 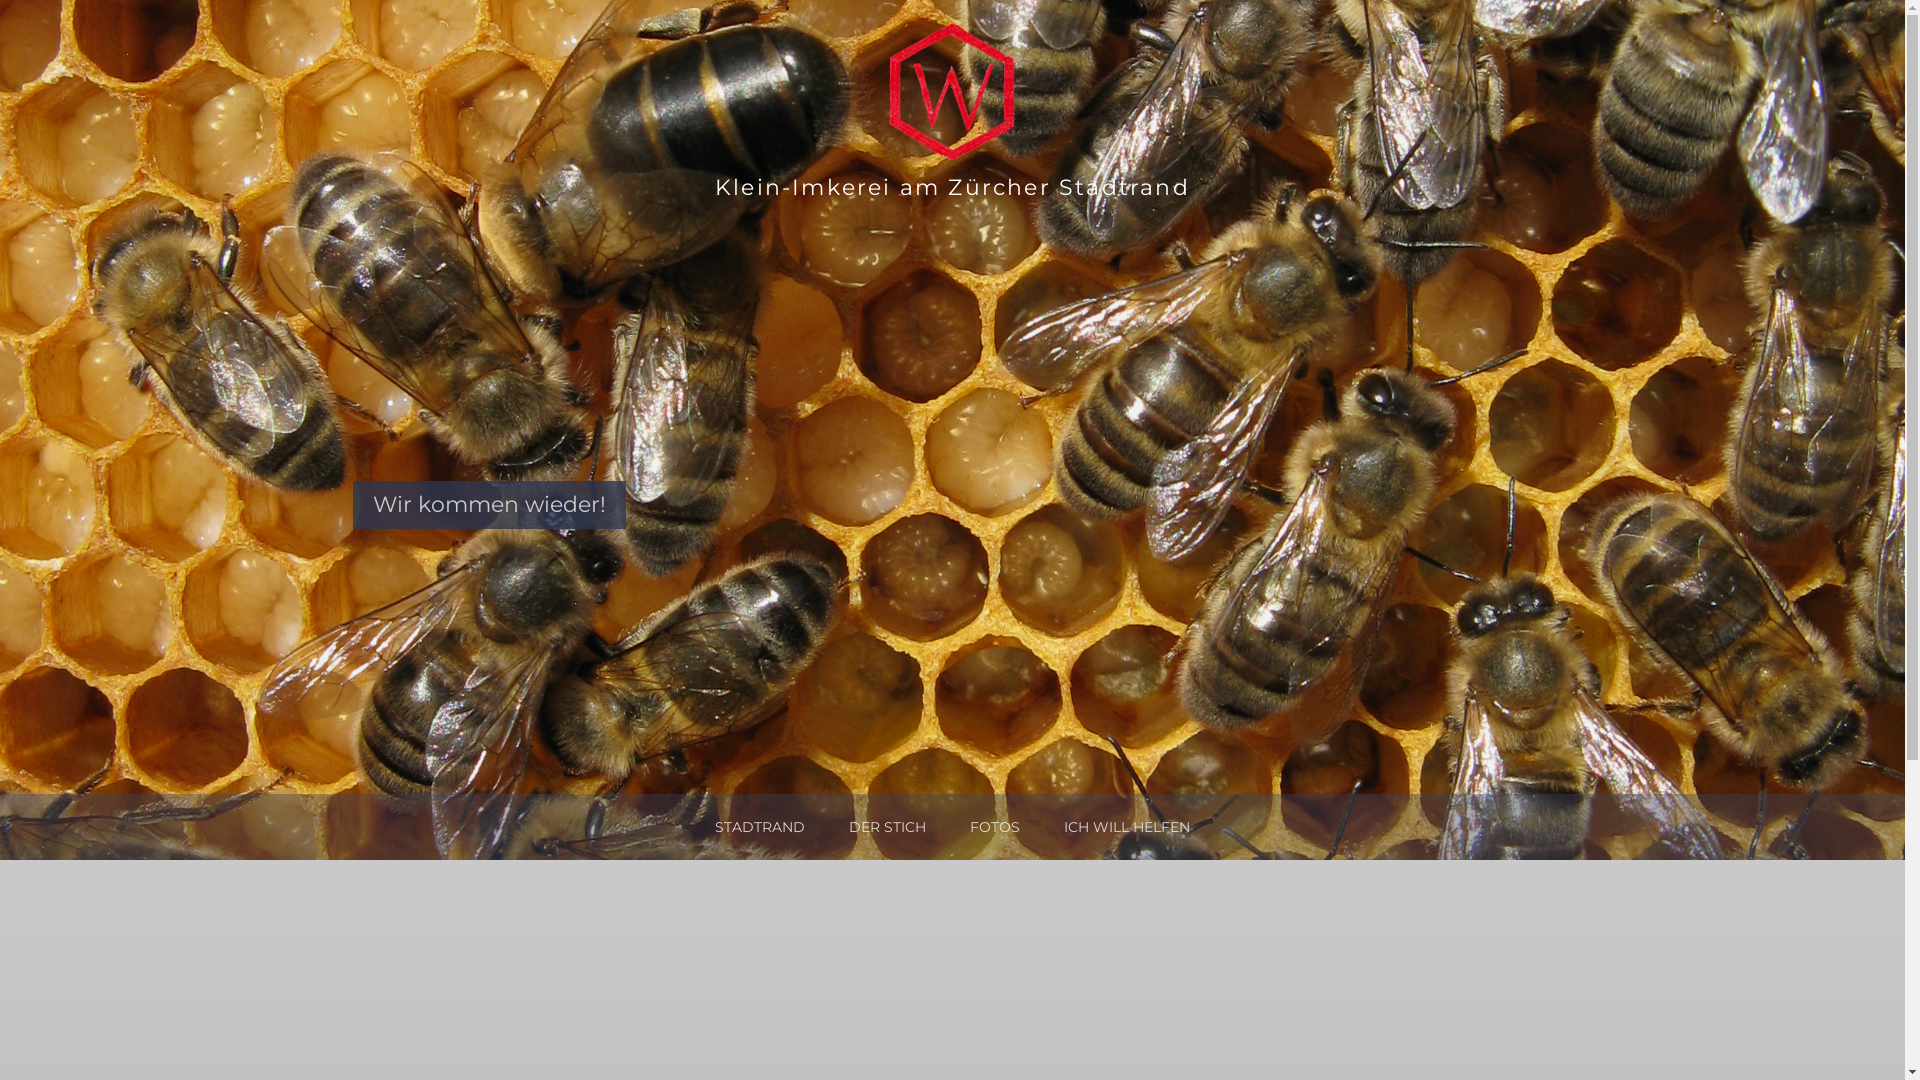 I want to click on 'Wir kommen wieder!', so click(x=488, y=503).